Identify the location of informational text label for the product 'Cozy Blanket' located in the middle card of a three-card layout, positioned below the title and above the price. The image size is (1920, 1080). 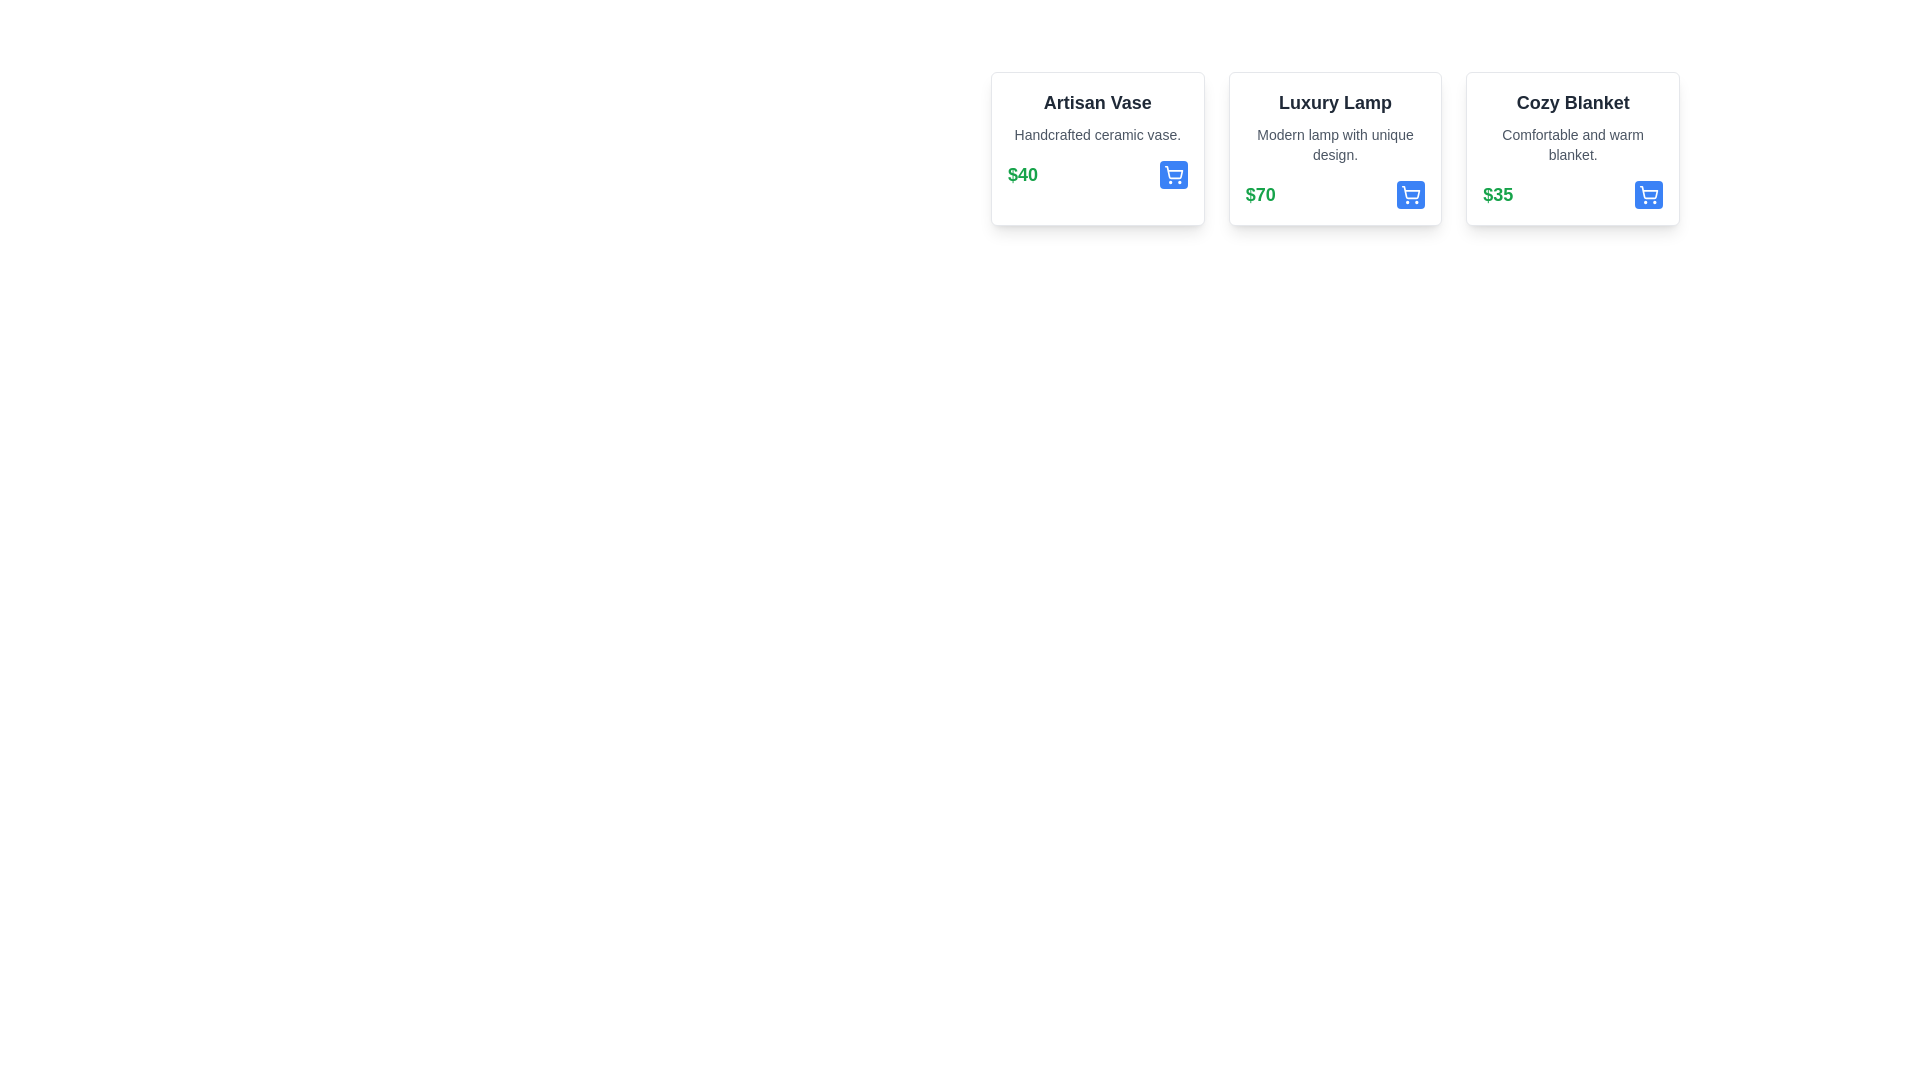
(1572, 144).